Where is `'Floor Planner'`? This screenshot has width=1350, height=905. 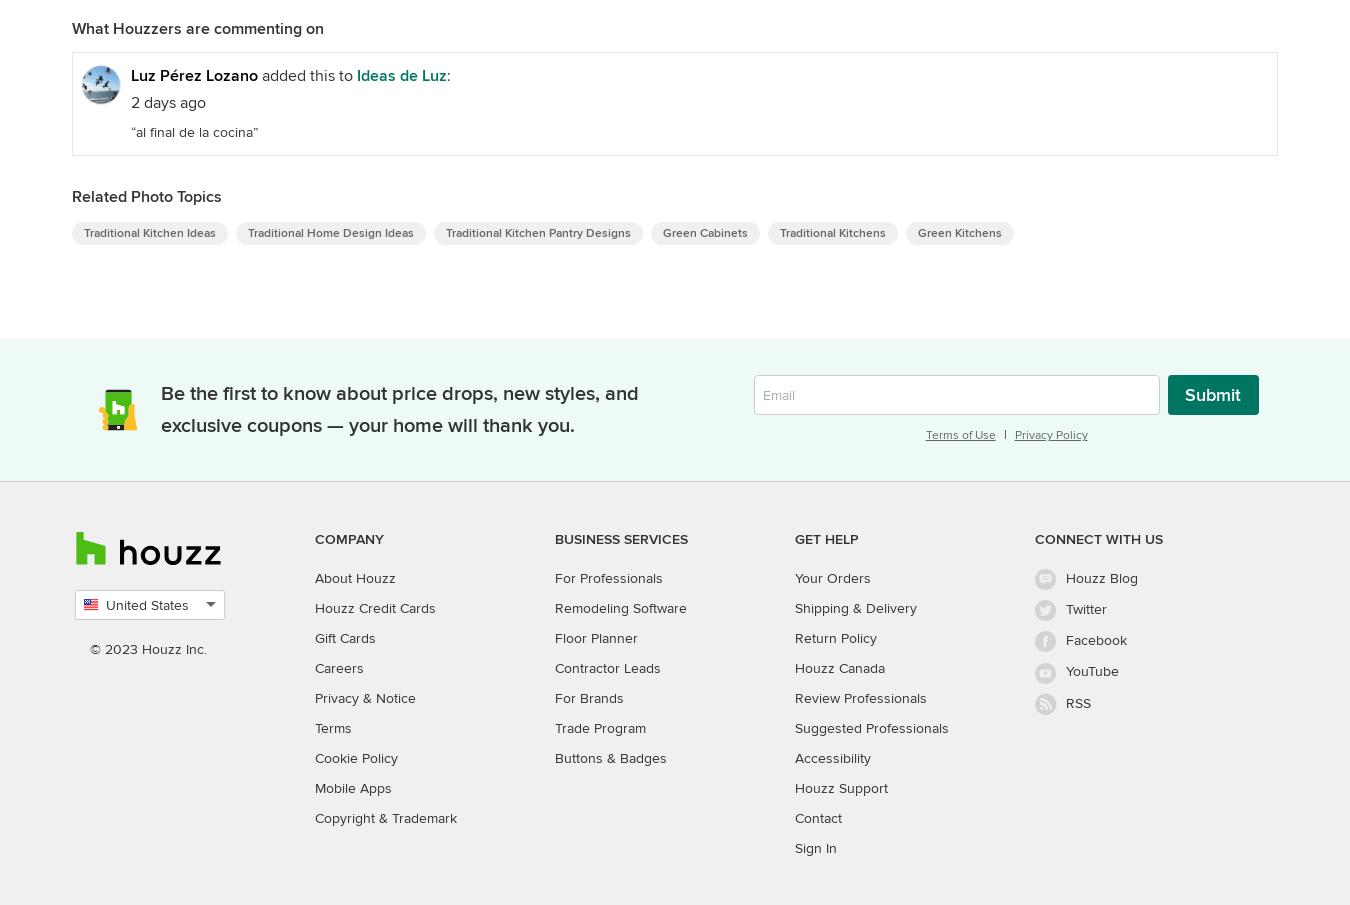 'Floor Planner' is located at coordinates (596, 637).